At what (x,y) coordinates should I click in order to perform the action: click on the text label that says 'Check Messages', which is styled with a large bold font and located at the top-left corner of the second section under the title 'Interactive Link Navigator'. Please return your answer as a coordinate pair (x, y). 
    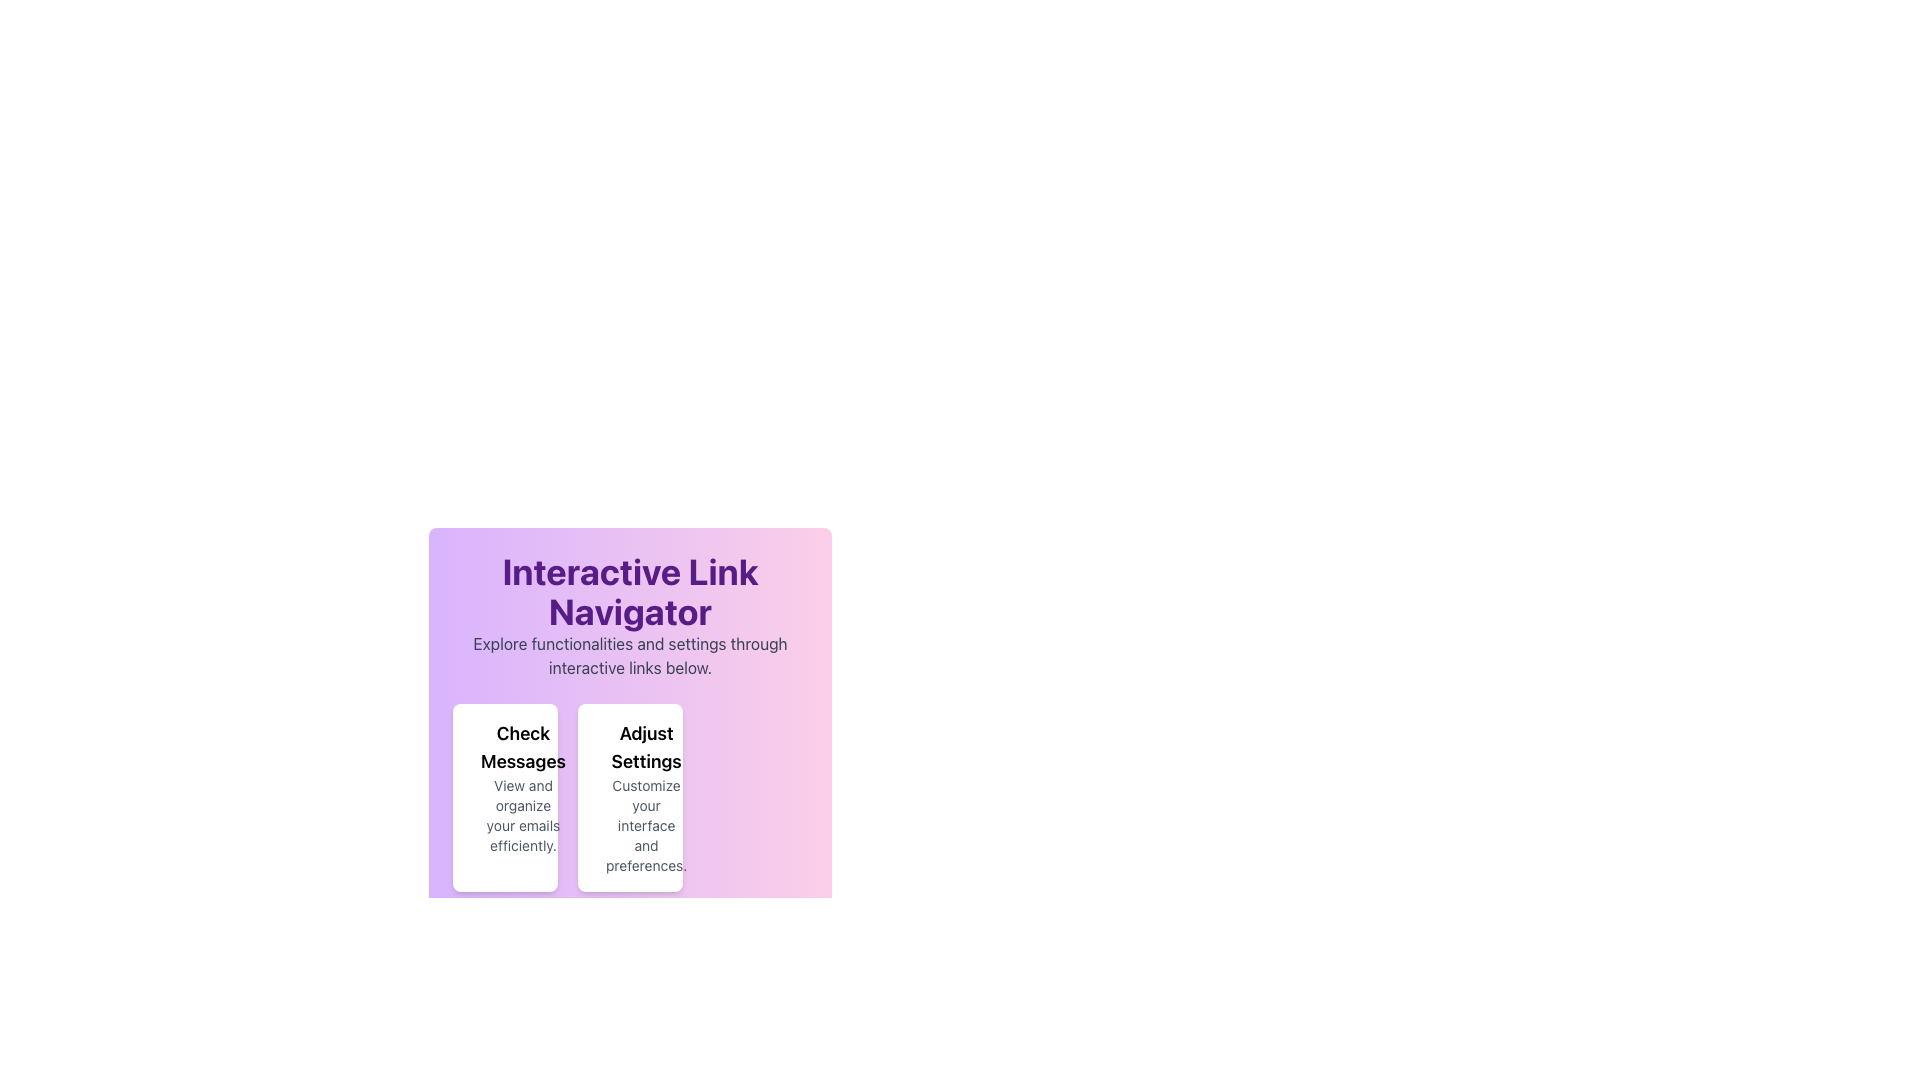
    Looking at the image, I should click on (523, 748).